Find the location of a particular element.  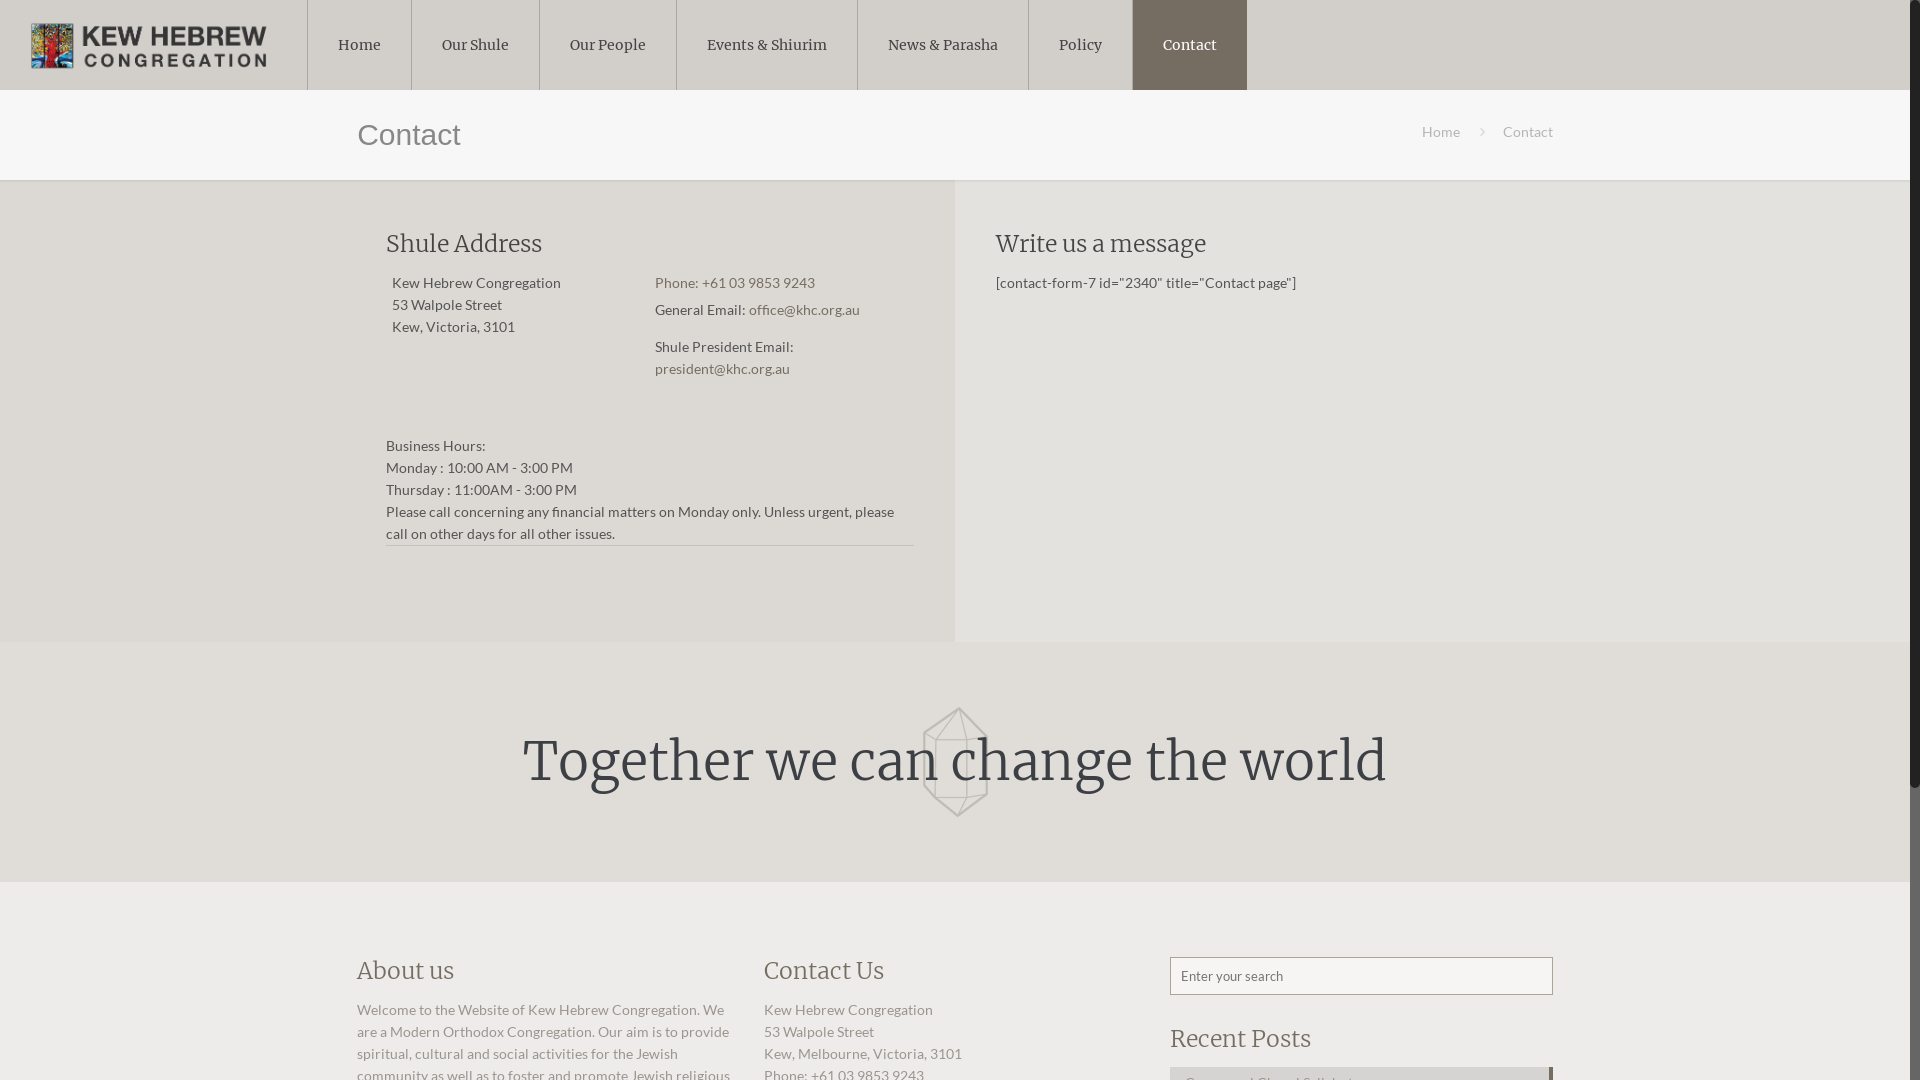

'president@khc.org.au' is located at coordinates (654, 368).